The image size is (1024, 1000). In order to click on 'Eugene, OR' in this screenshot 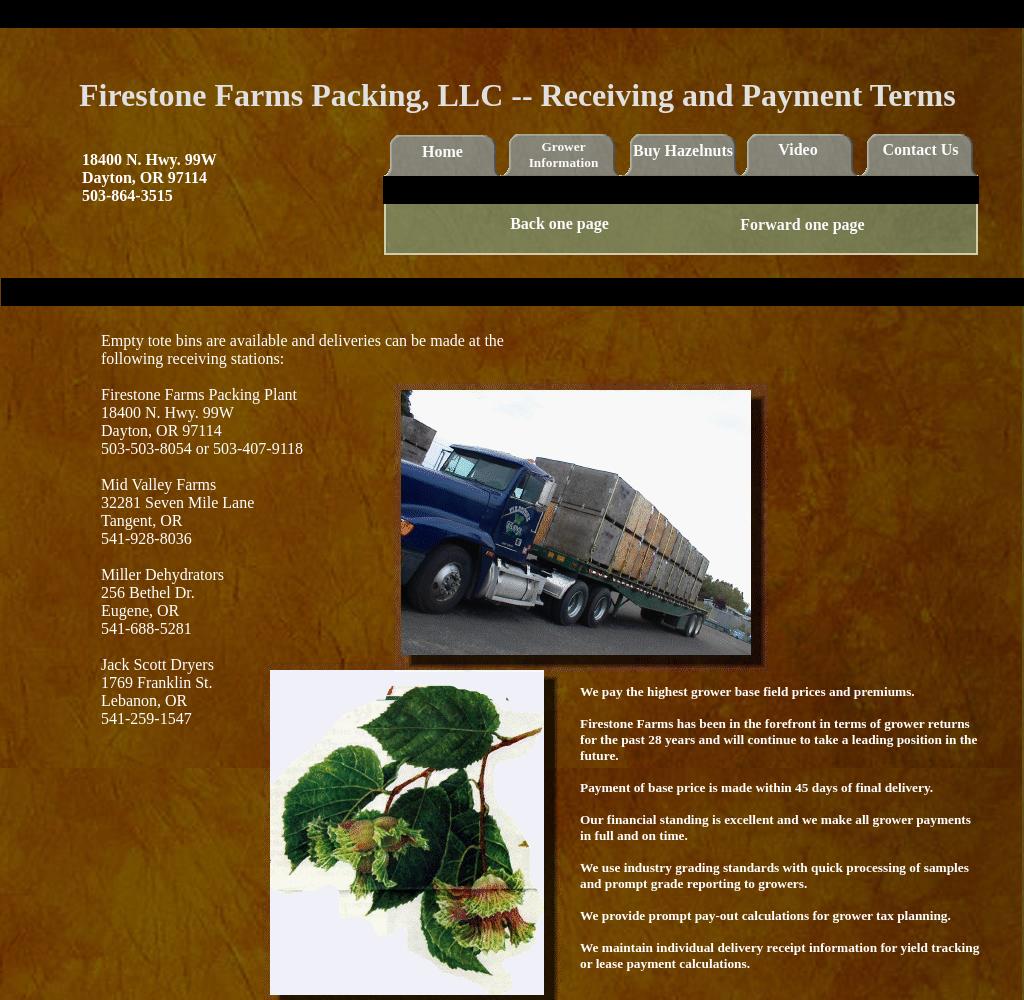, I will do `click(138, 609)`.